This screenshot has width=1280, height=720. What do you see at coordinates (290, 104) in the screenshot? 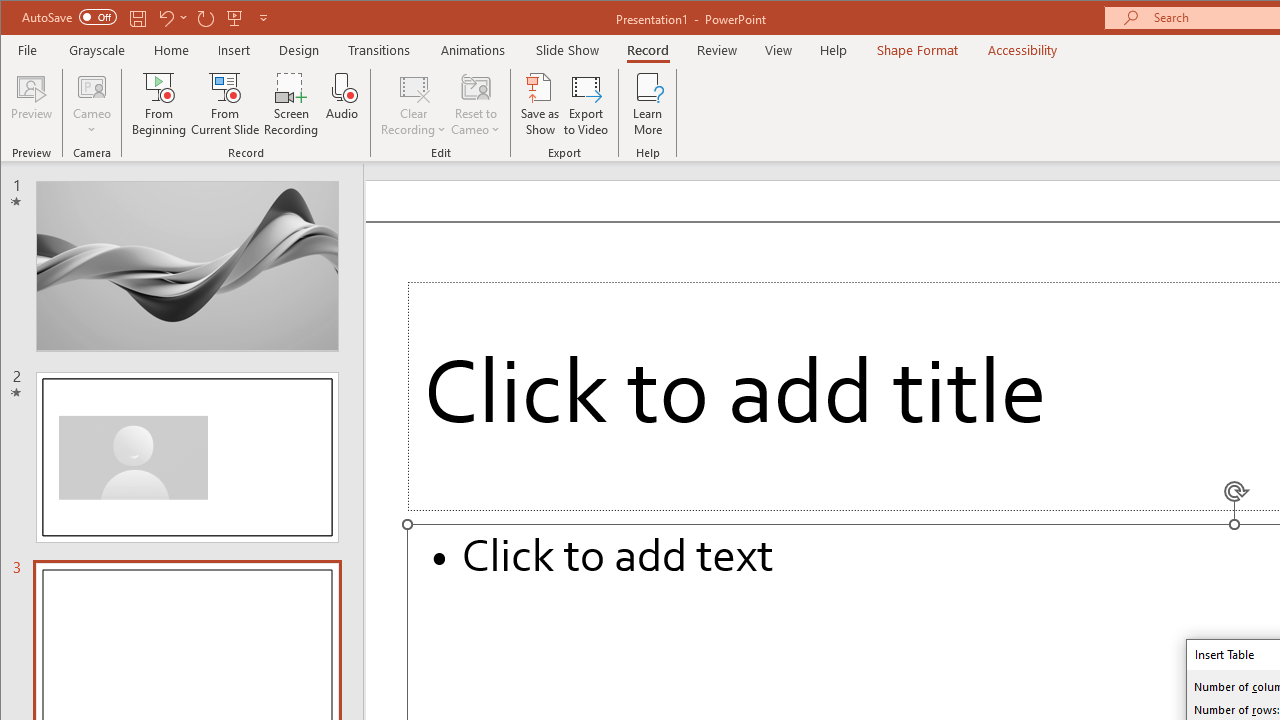
I see `'Screen Recording'` at bounding box center [290, 104].